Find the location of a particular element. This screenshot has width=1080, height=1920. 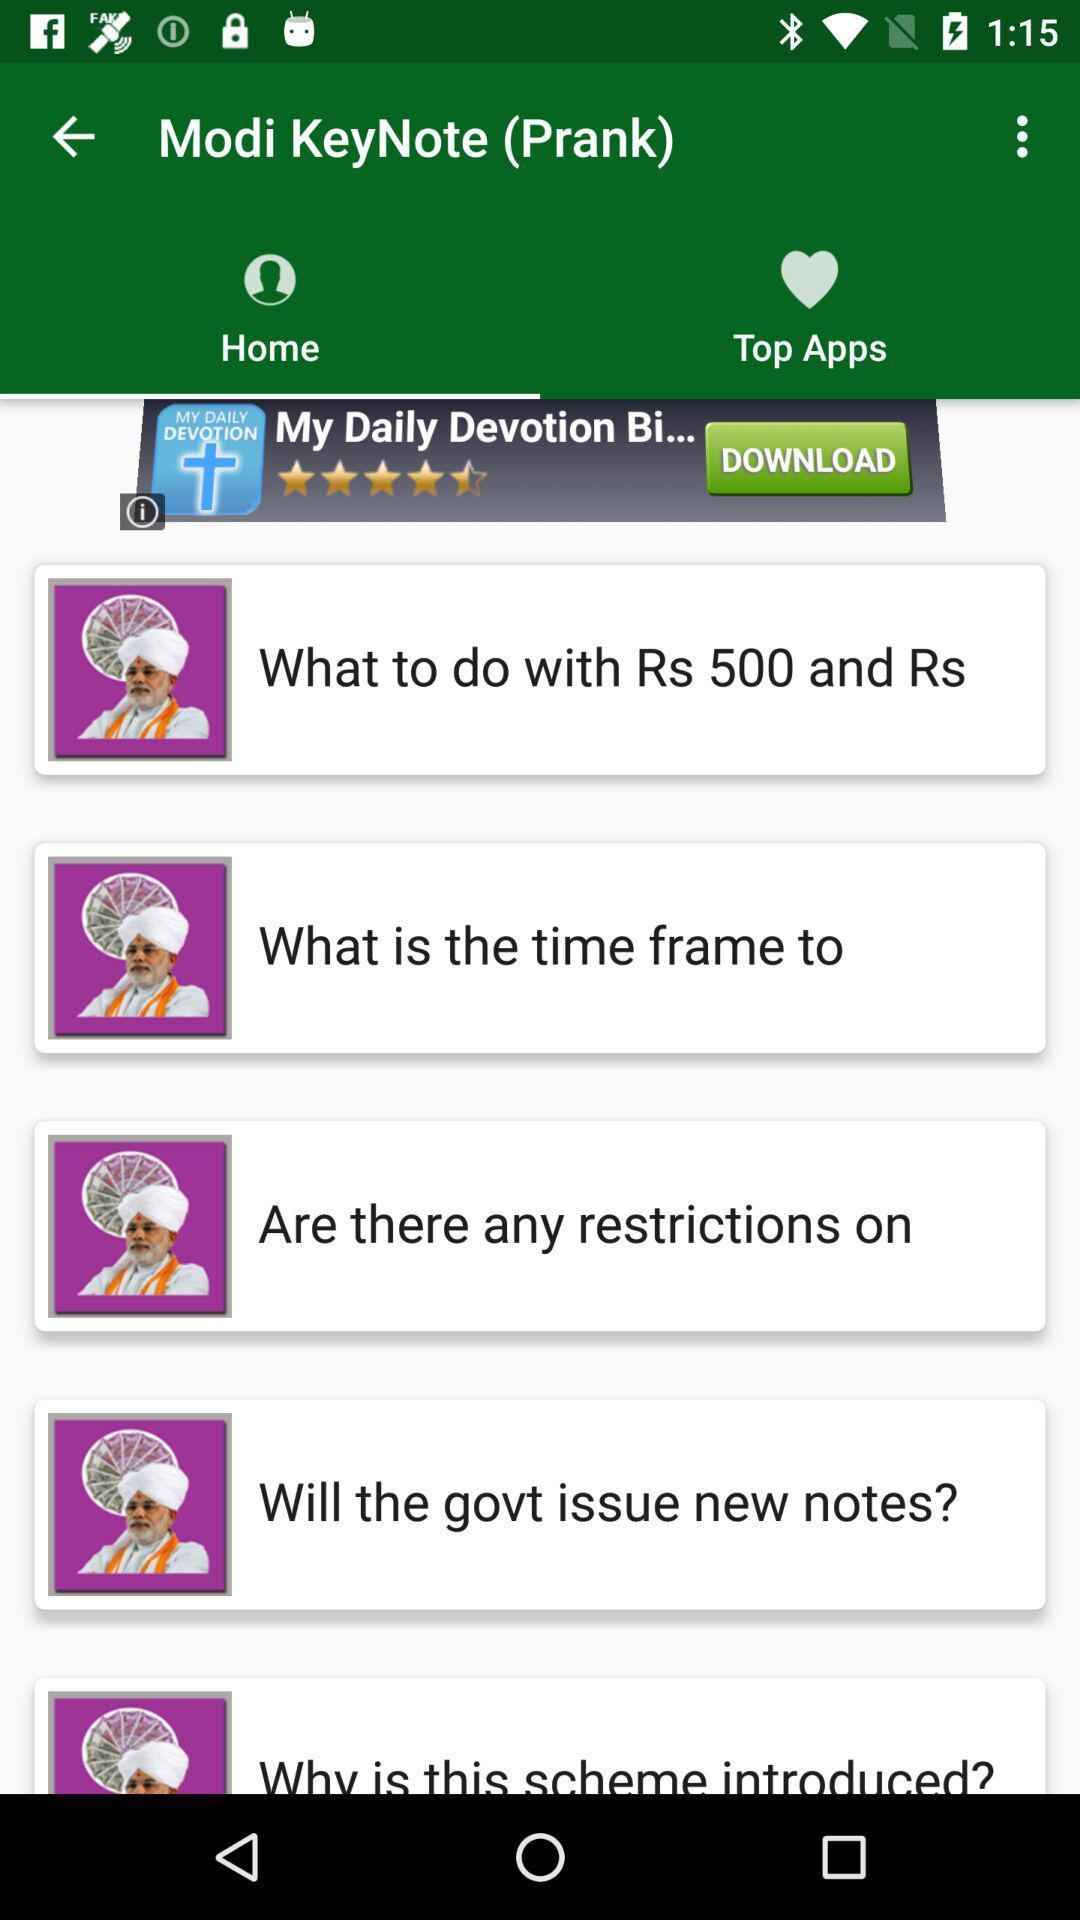

are there any item is located at coordinates (631, 1225).